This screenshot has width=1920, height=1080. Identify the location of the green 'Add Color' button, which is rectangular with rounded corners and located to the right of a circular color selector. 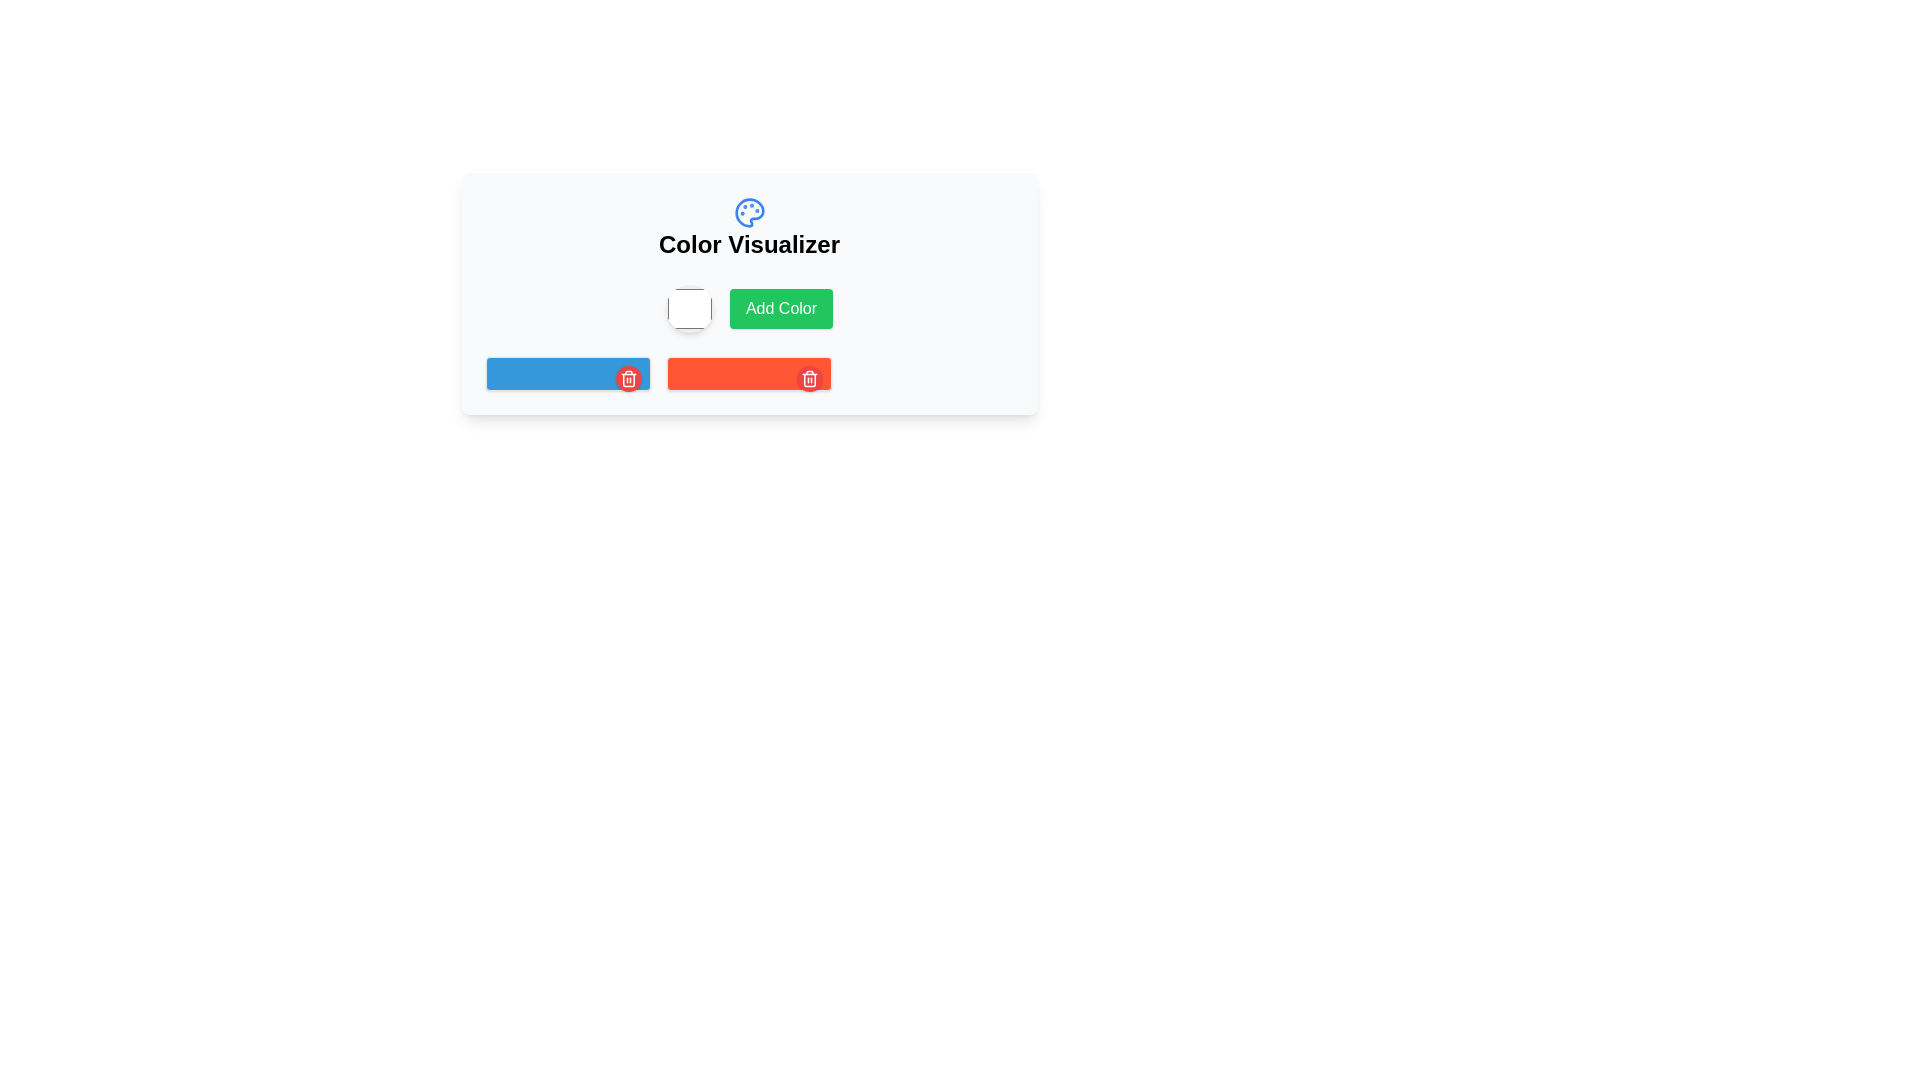
(780, 308).